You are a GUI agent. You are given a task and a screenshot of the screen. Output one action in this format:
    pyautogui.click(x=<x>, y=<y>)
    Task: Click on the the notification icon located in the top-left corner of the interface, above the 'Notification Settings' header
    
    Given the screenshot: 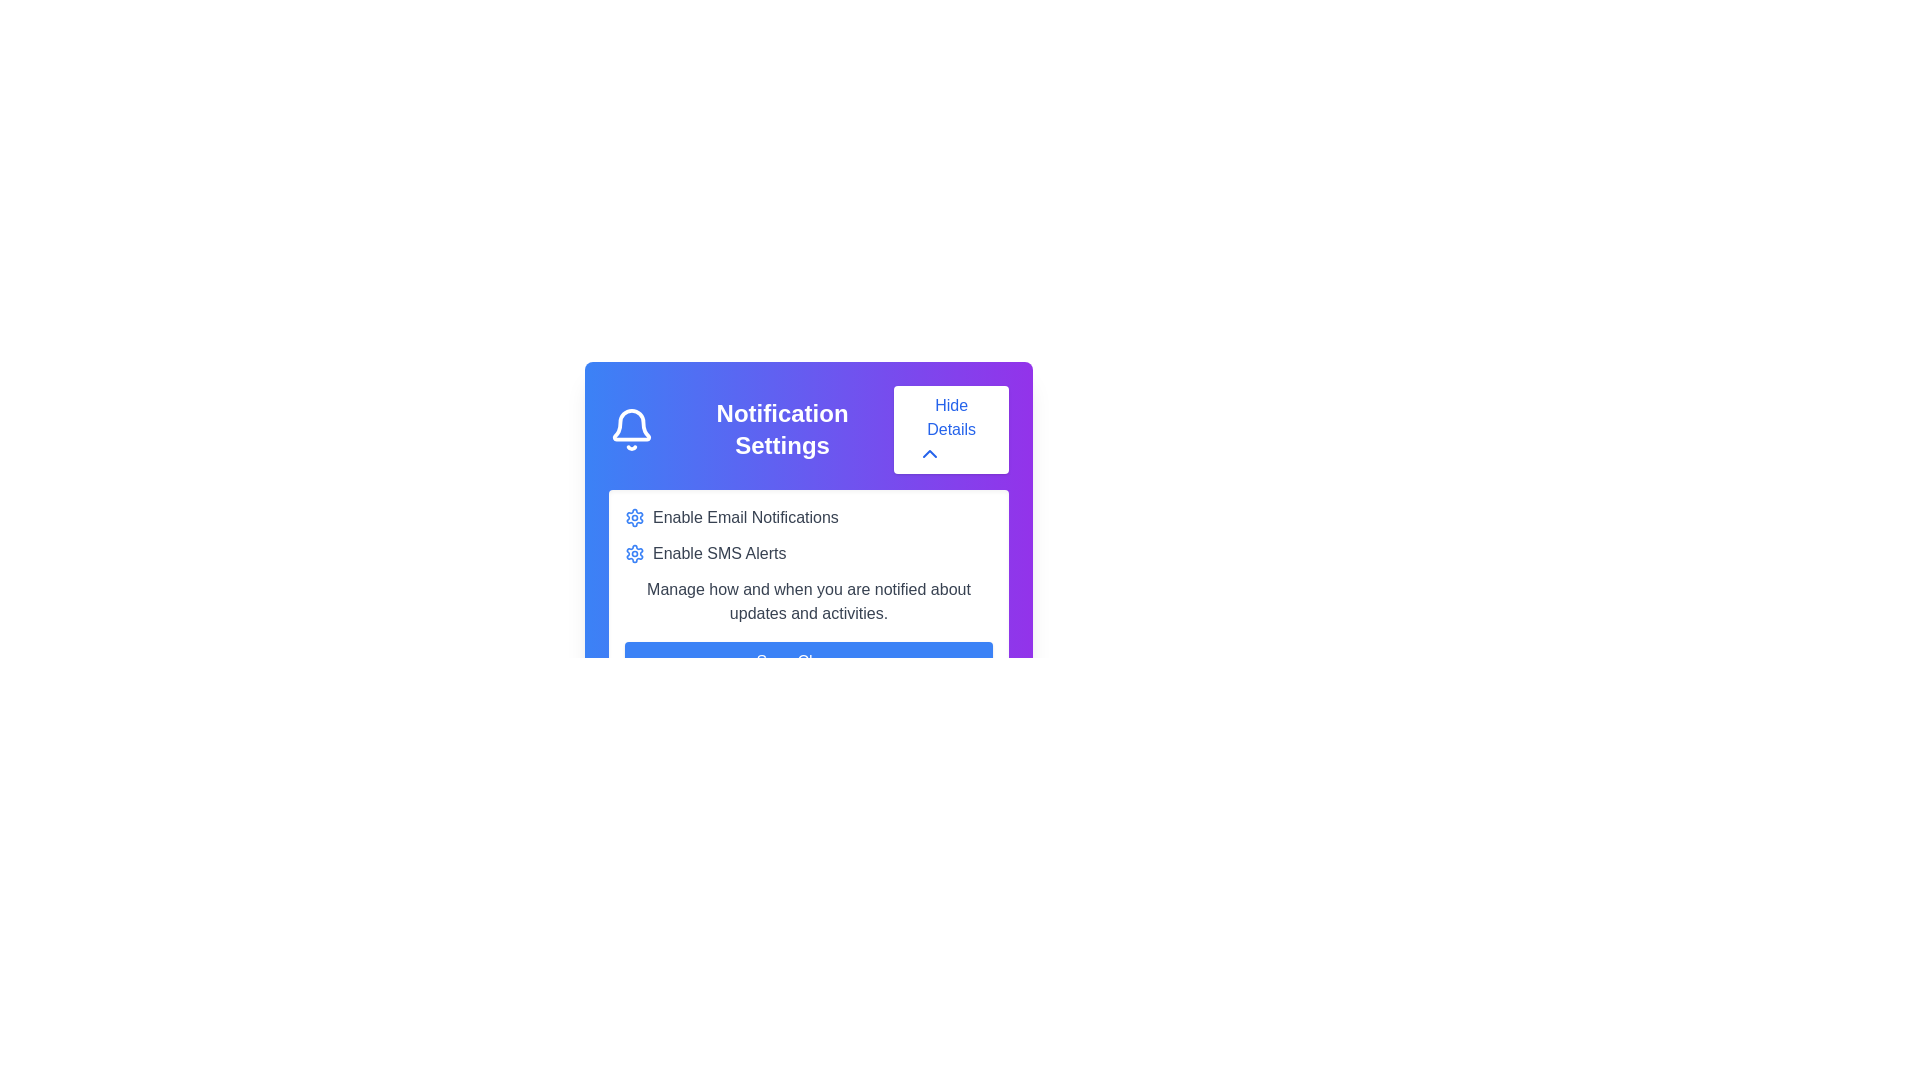 What is the action you would take?
    pyautogui.click(x=631, y=424)
    